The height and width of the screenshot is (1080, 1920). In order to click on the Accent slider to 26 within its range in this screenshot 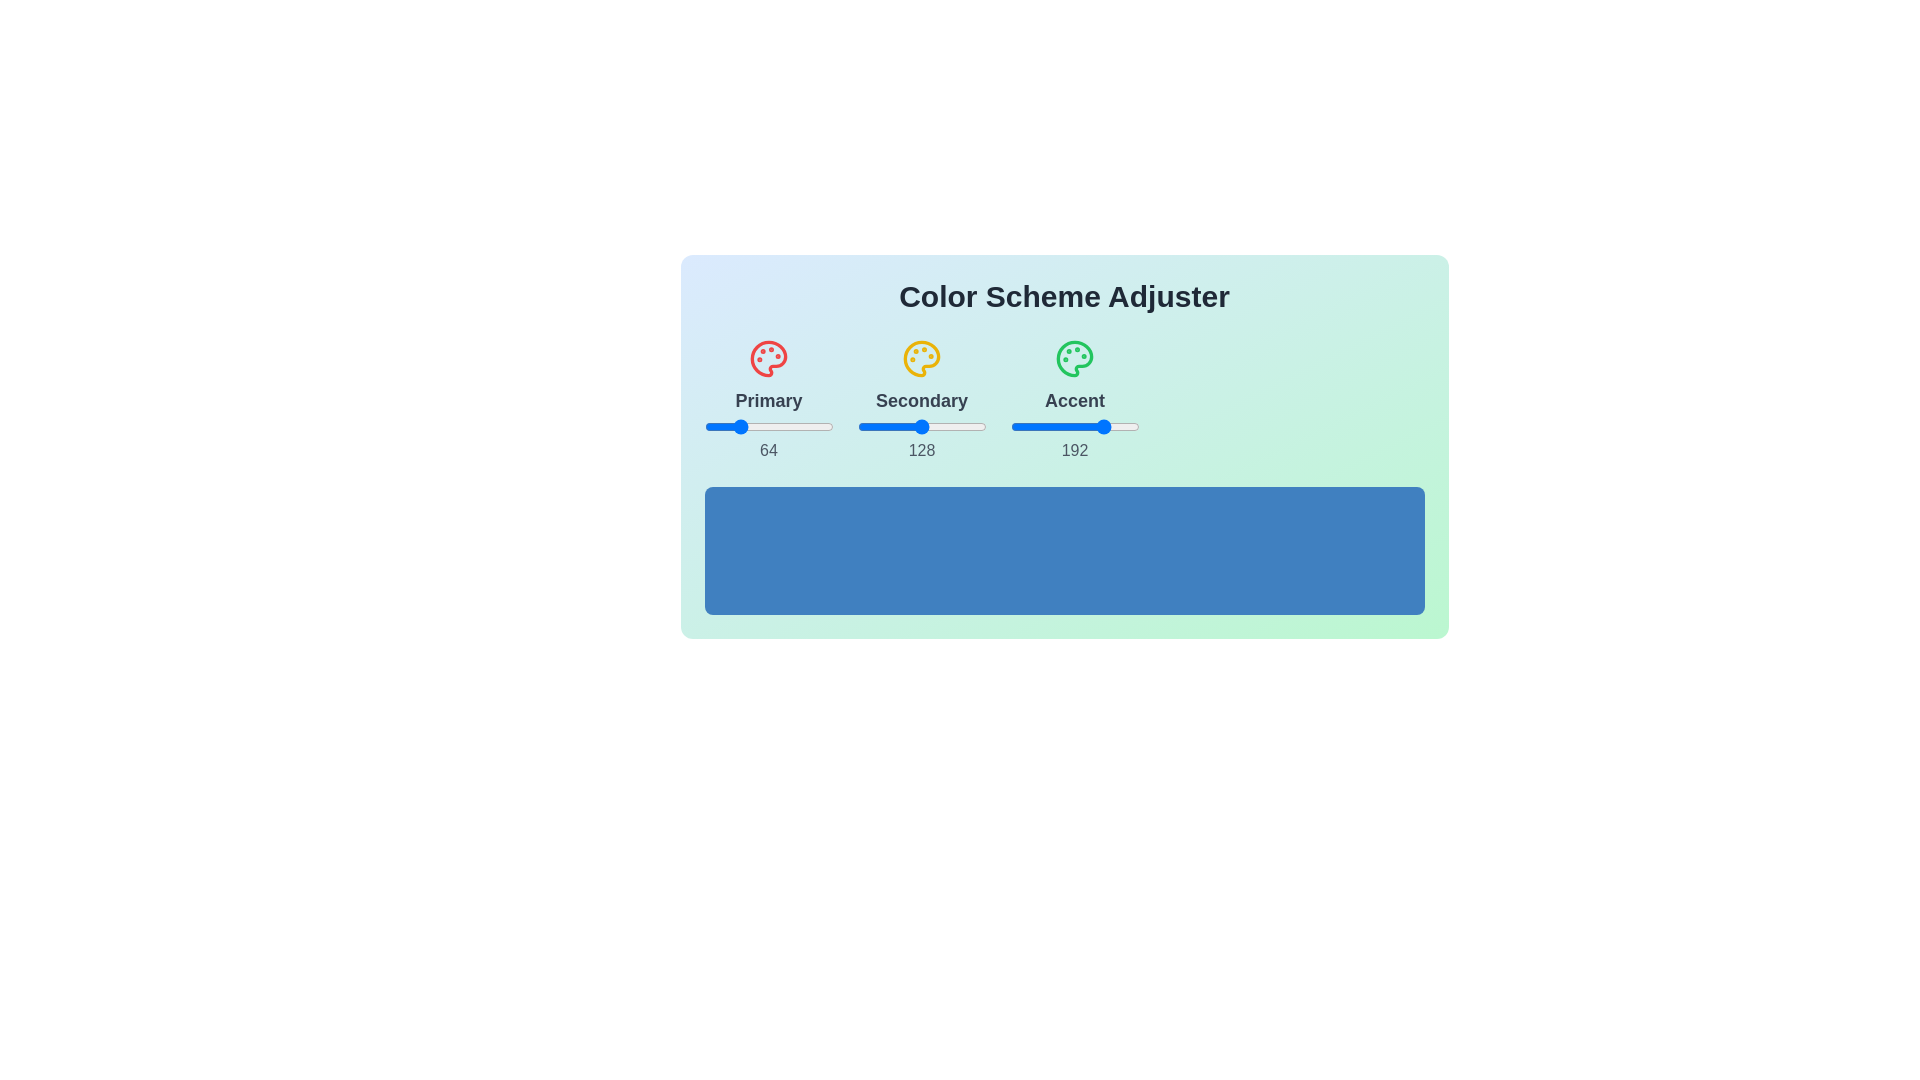, I will do `click(1023, 426)`.